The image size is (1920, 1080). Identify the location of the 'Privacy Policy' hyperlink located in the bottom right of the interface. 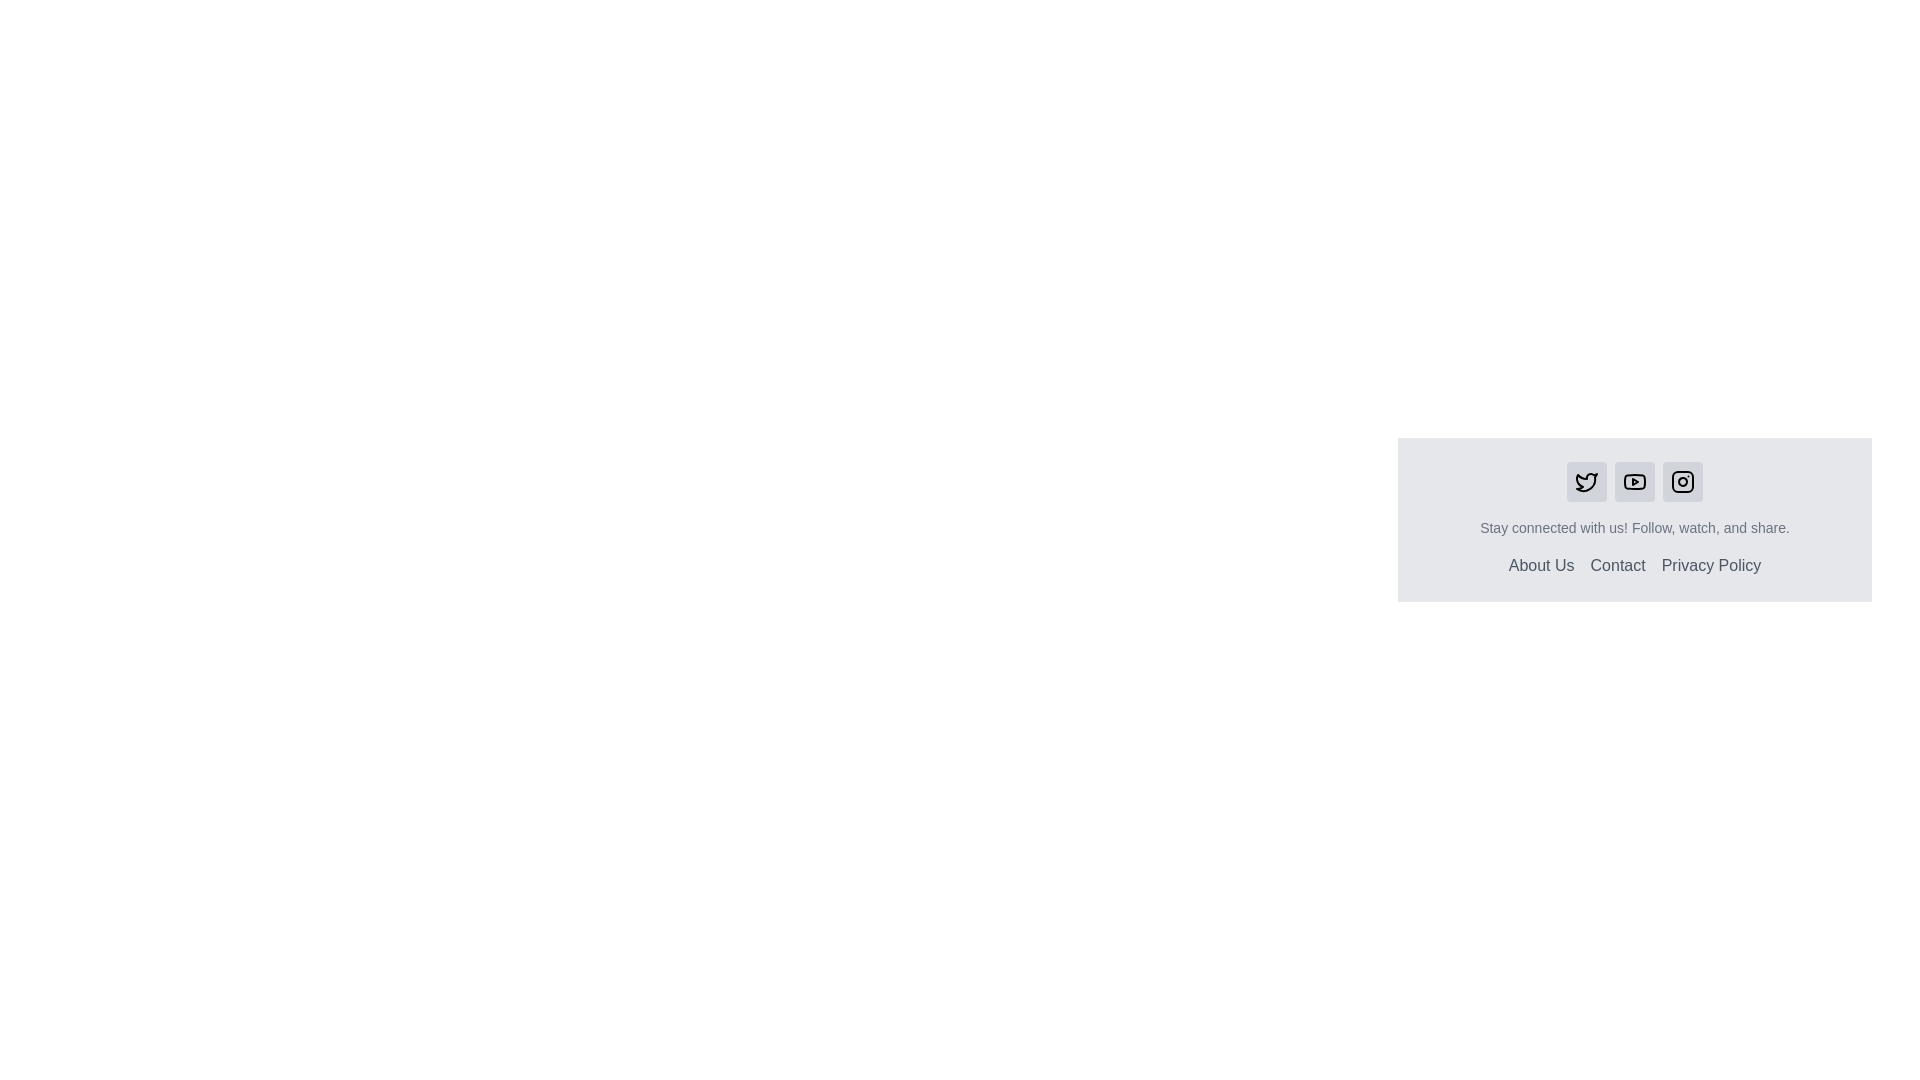
(1710, 565).